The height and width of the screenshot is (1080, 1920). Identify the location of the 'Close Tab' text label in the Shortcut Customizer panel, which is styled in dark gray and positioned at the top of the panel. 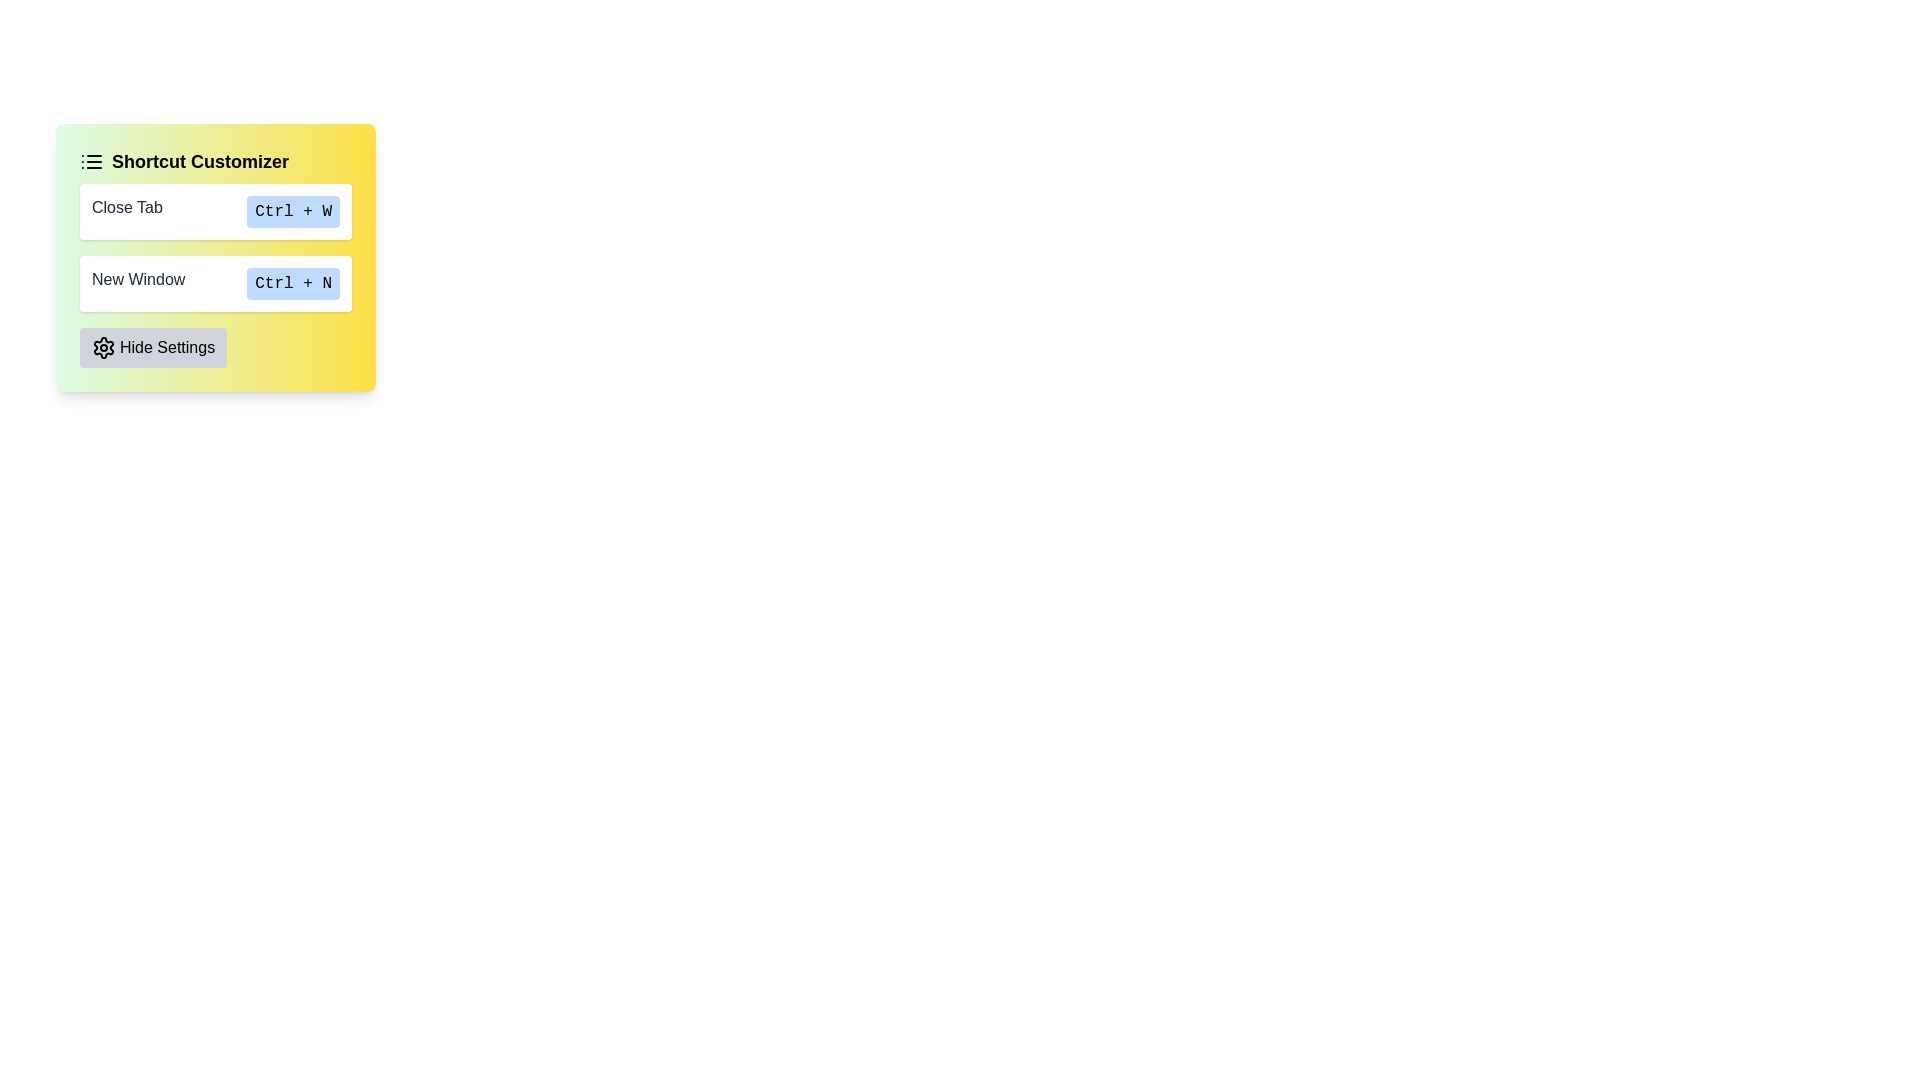
(126, 212).